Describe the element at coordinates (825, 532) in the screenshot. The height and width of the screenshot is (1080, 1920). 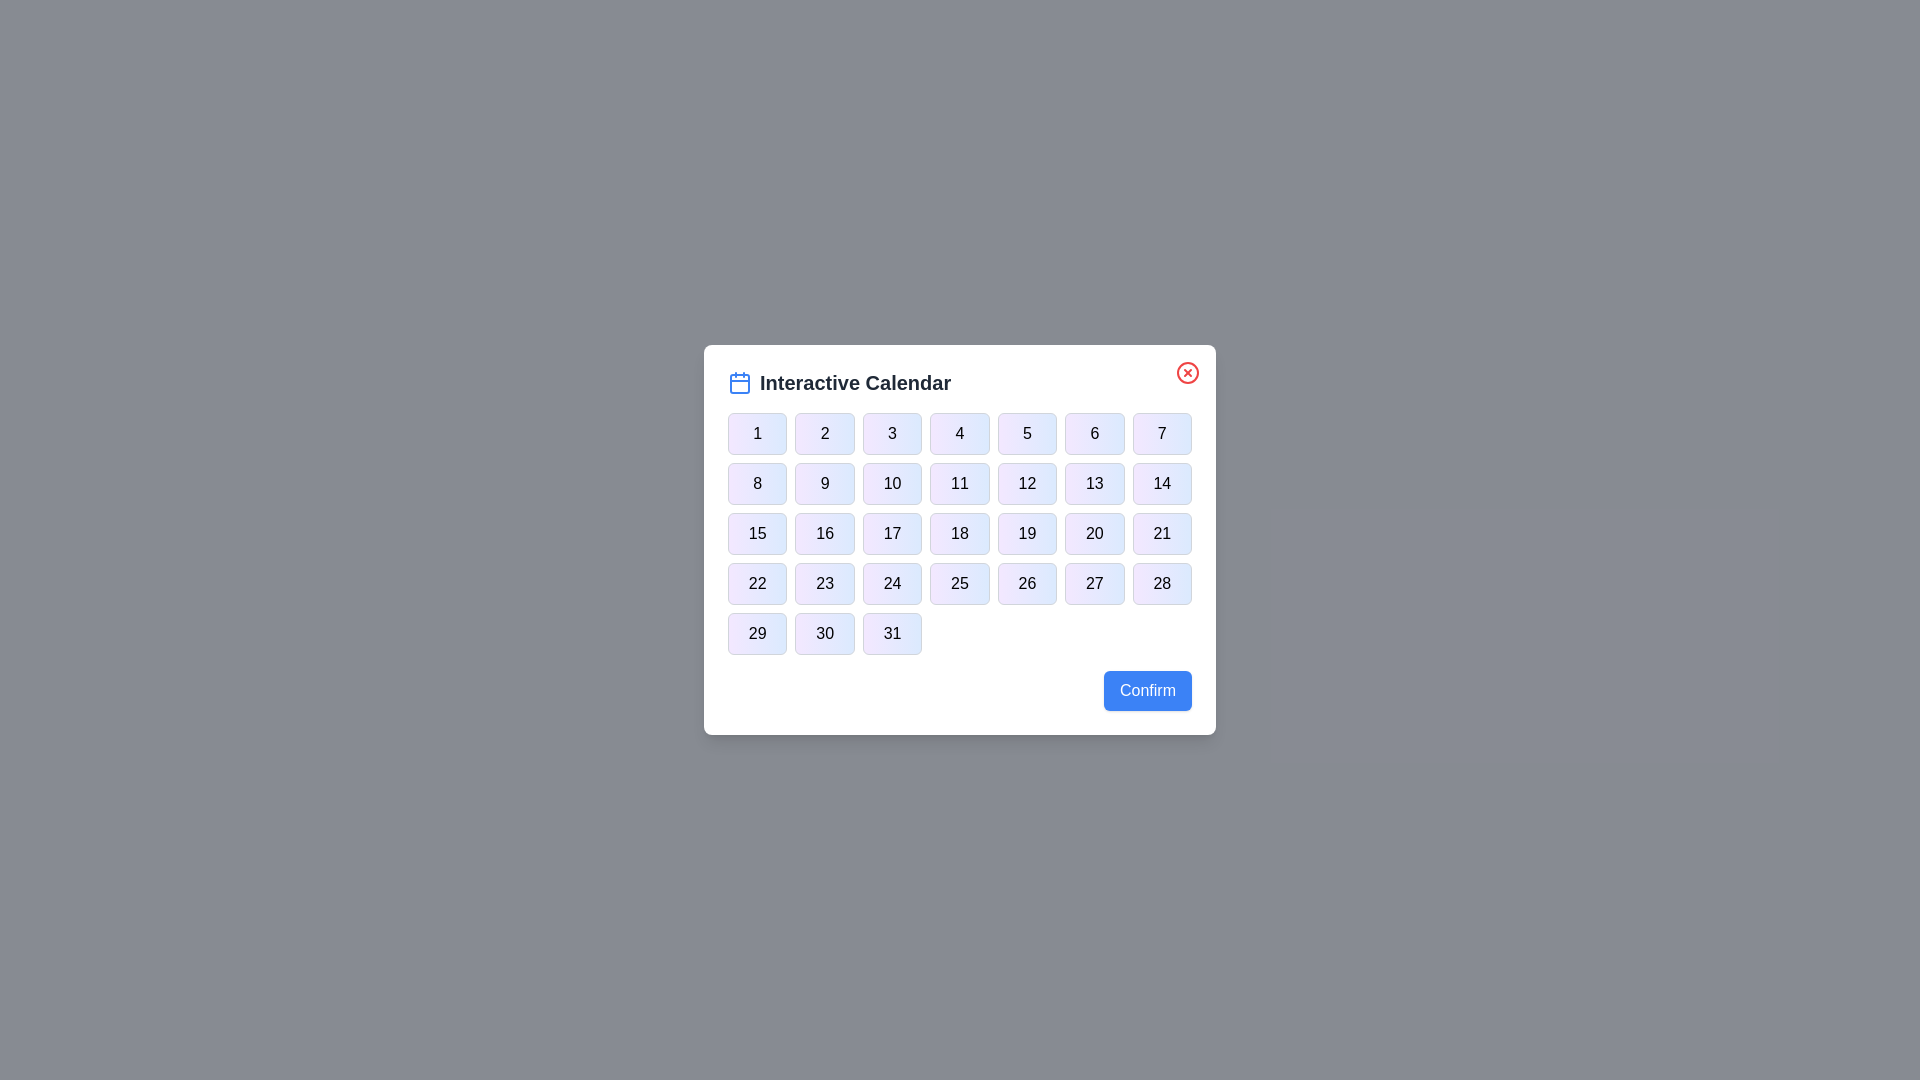
I see `the button corresponding to day 16 in the calendar` at that location.